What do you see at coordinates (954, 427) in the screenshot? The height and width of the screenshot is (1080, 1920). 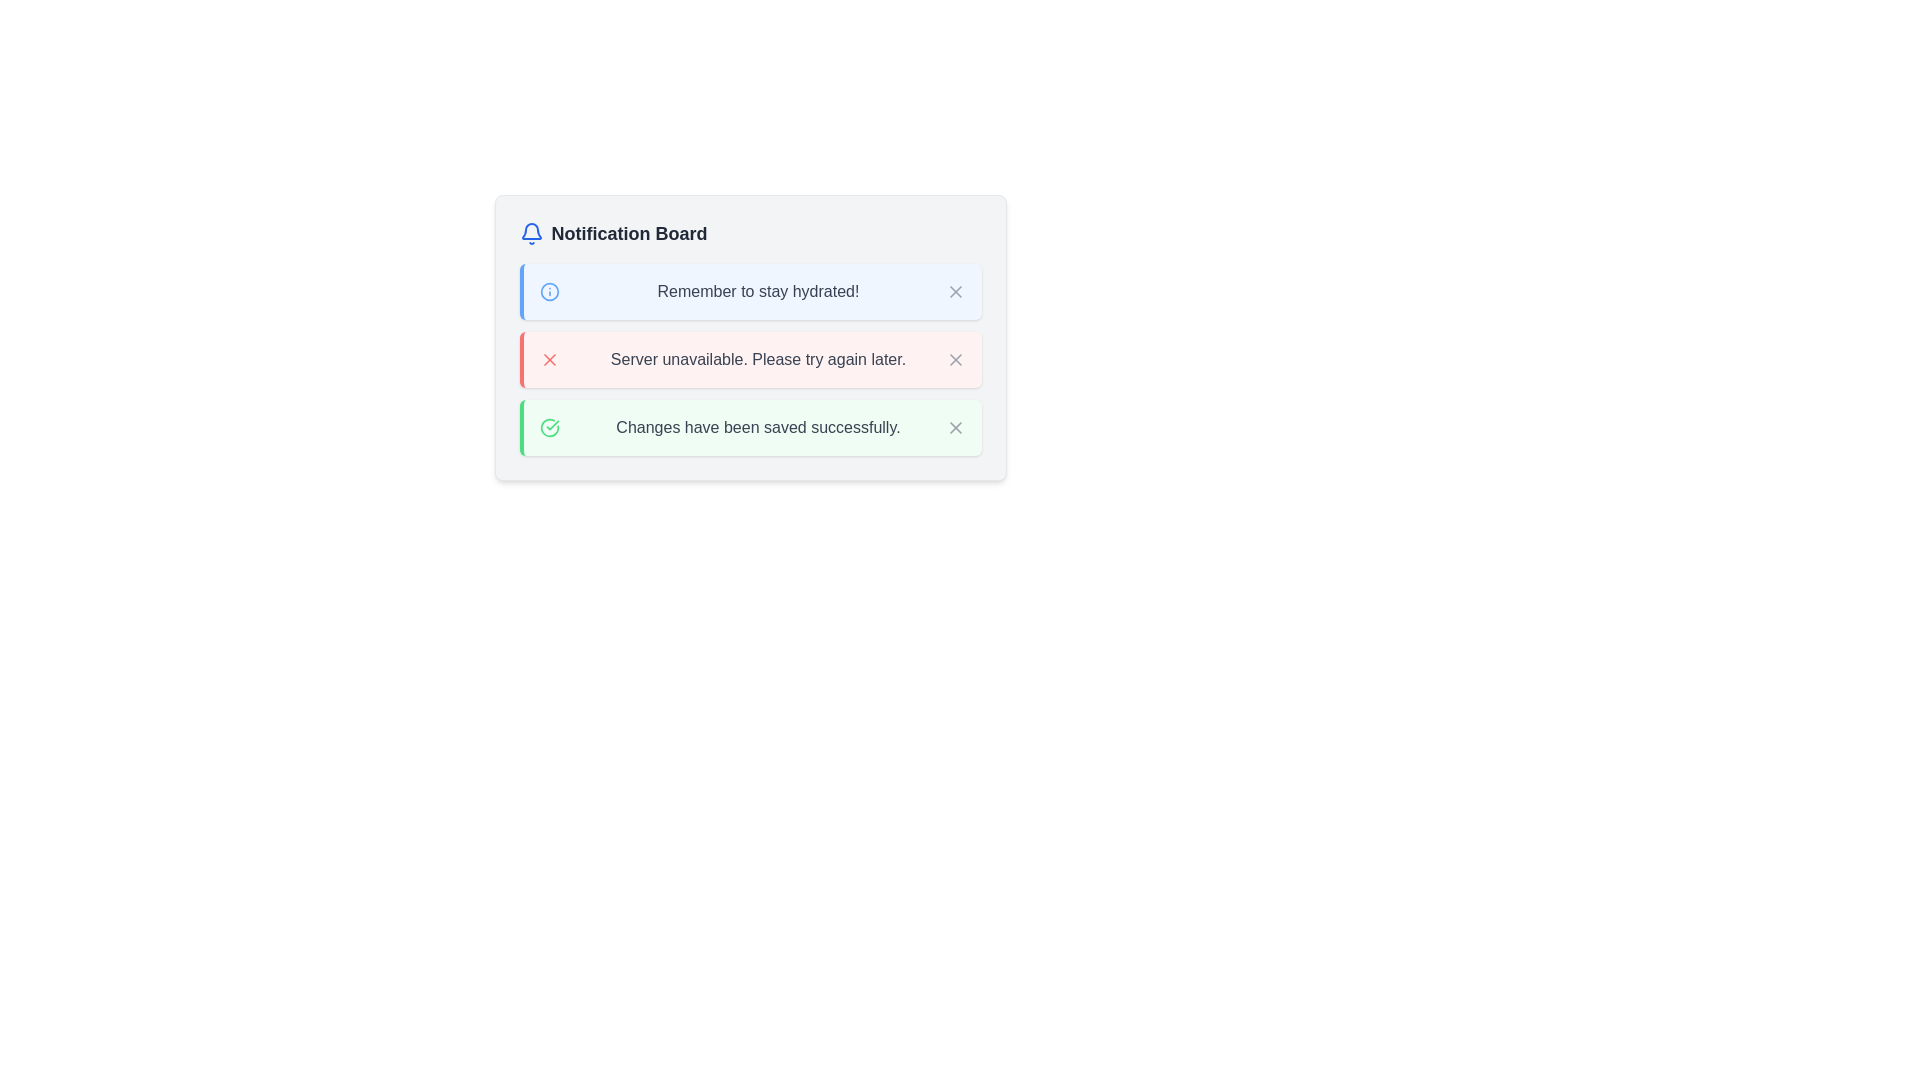 I see `the clickable icon button resembling an 'X' at the right end of the notification message 'Changes have been saved successfully.'` at bounding box center [954, 427].